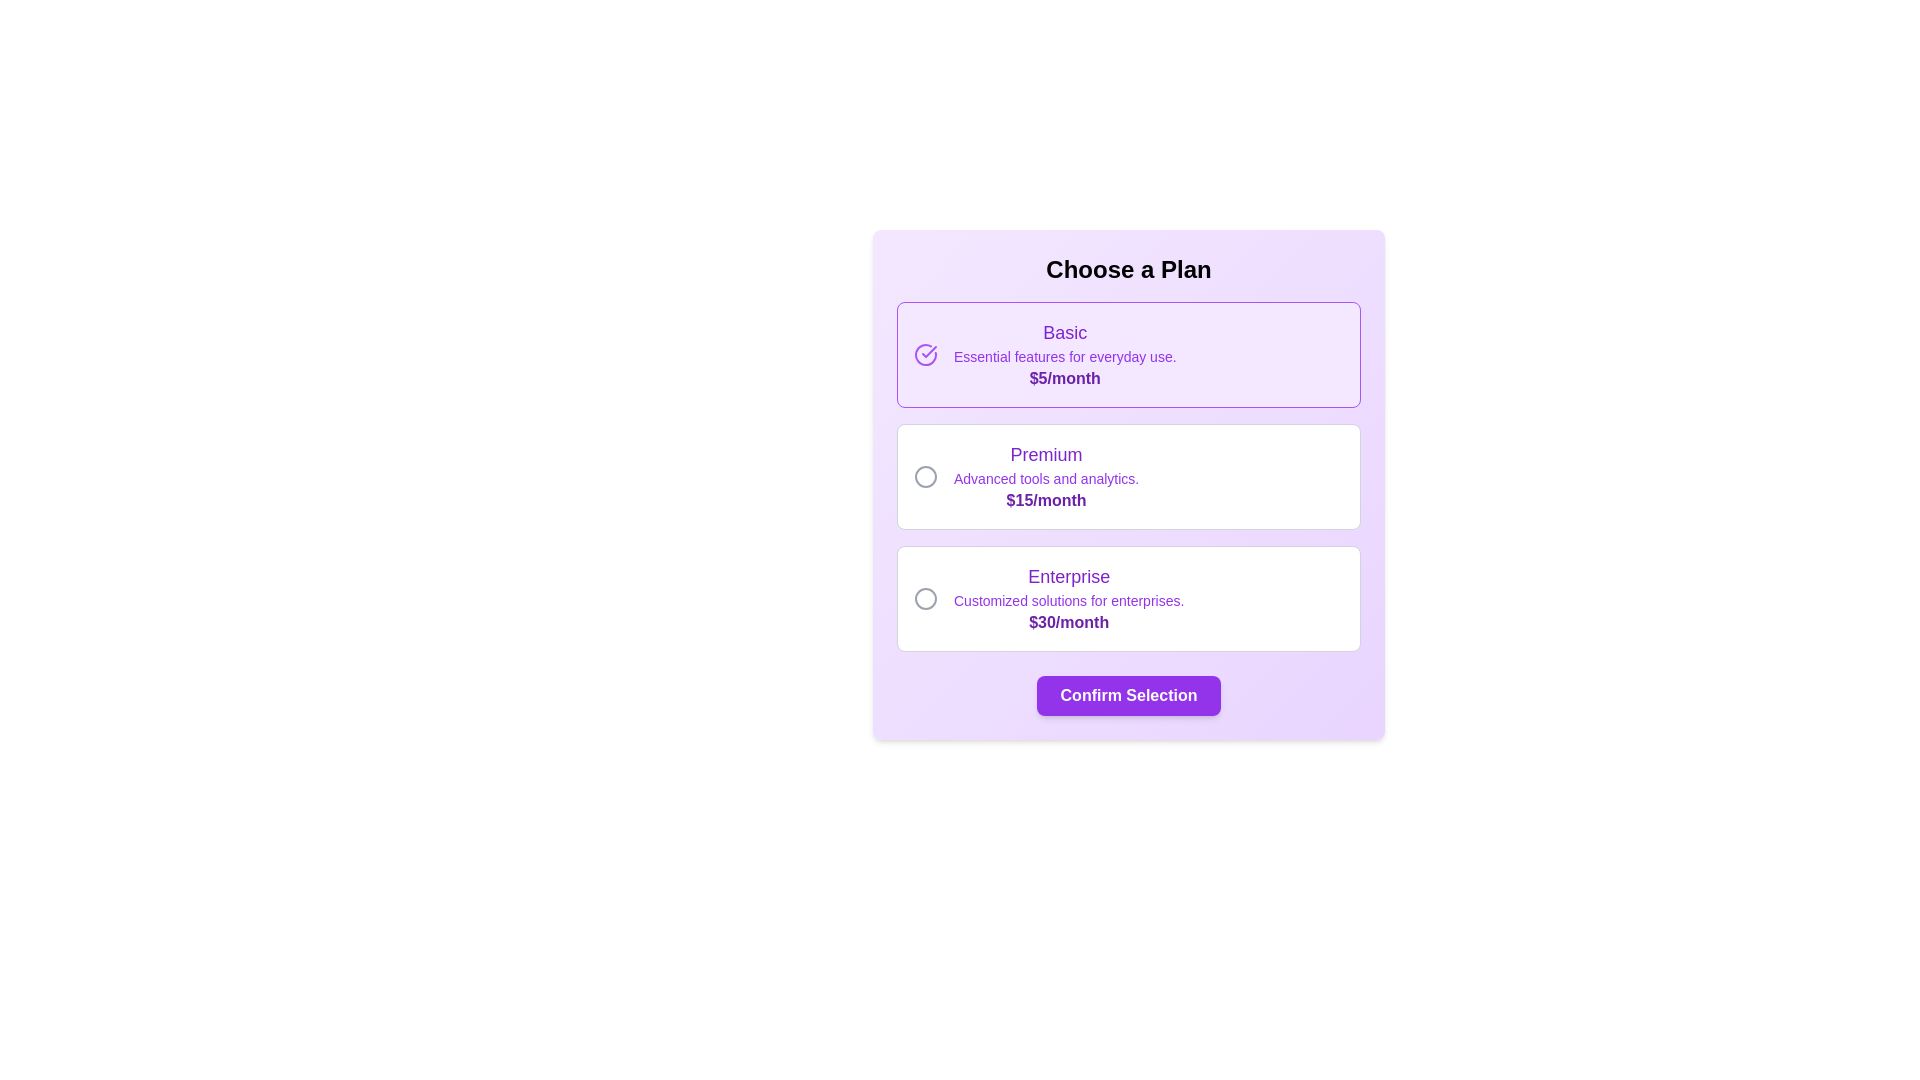  Describe the element at coordinates (1128, 597) in the screenshot. I see `the radio button labeled 'Enterprise'` at that location.